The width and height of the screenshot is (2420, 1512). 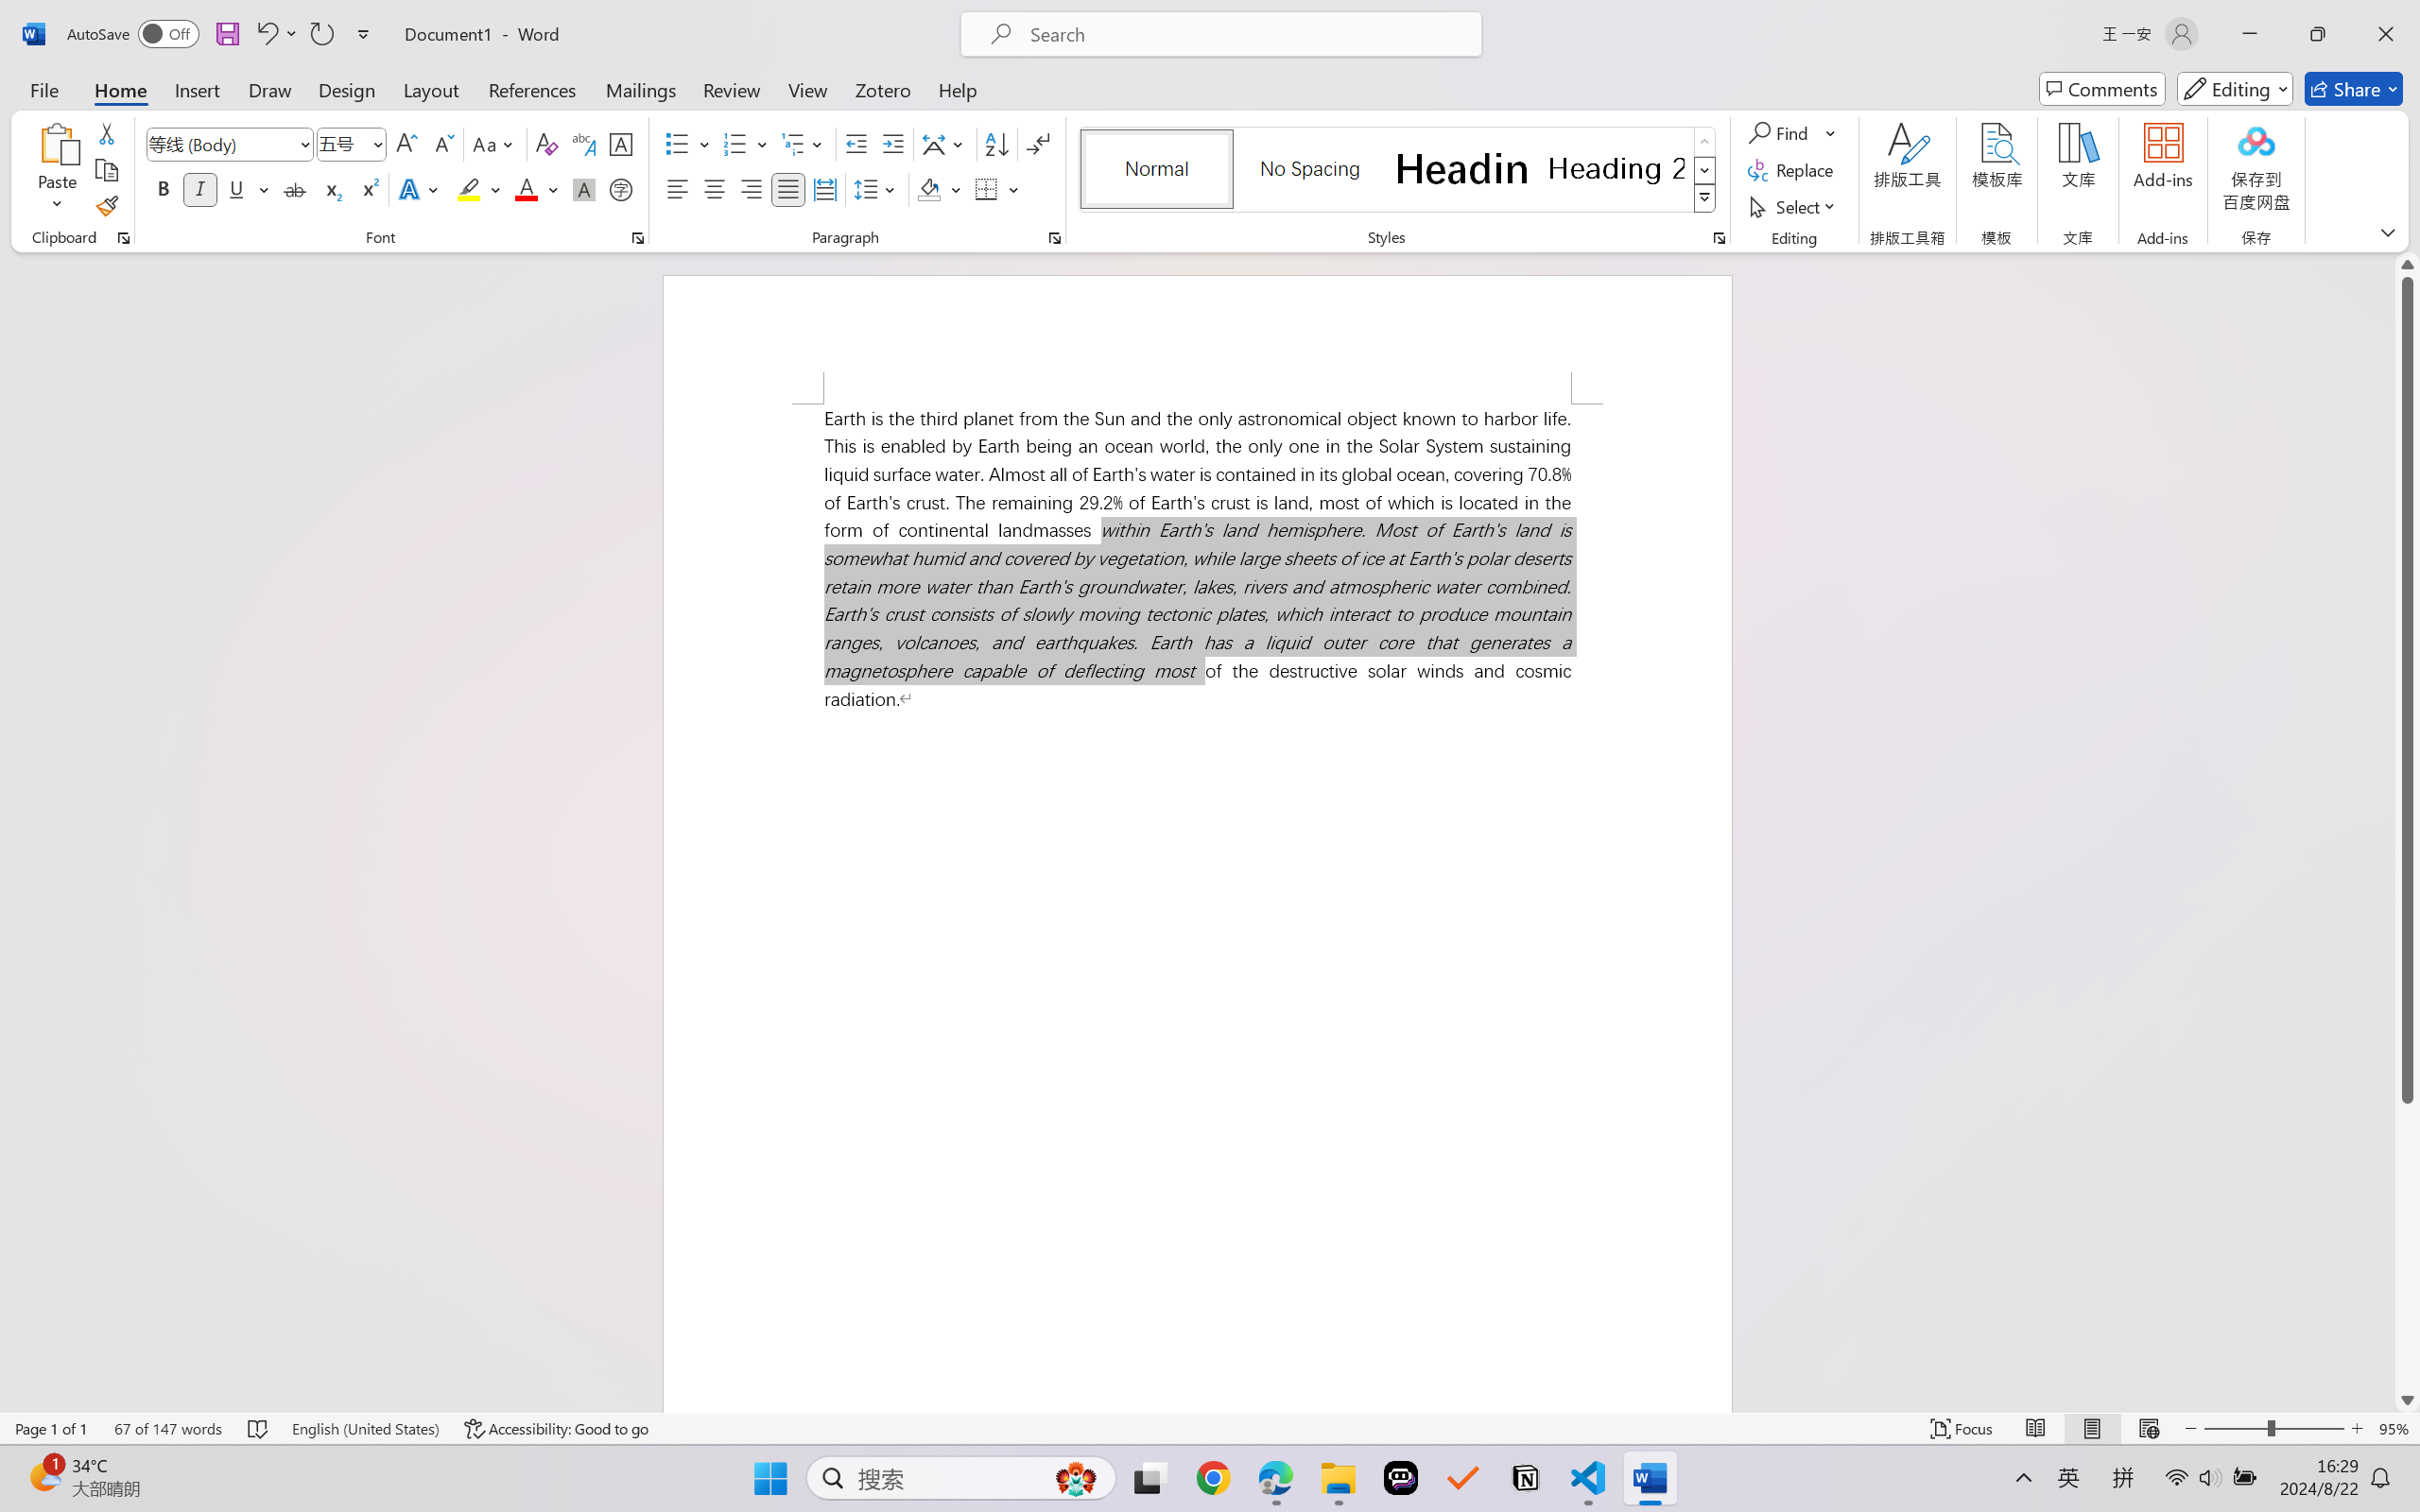 What do you see at coordinates (52, 1428) in the screenshot?
I see `'Page Number Page 1 of 1'` at bounding box center [52, 1428].